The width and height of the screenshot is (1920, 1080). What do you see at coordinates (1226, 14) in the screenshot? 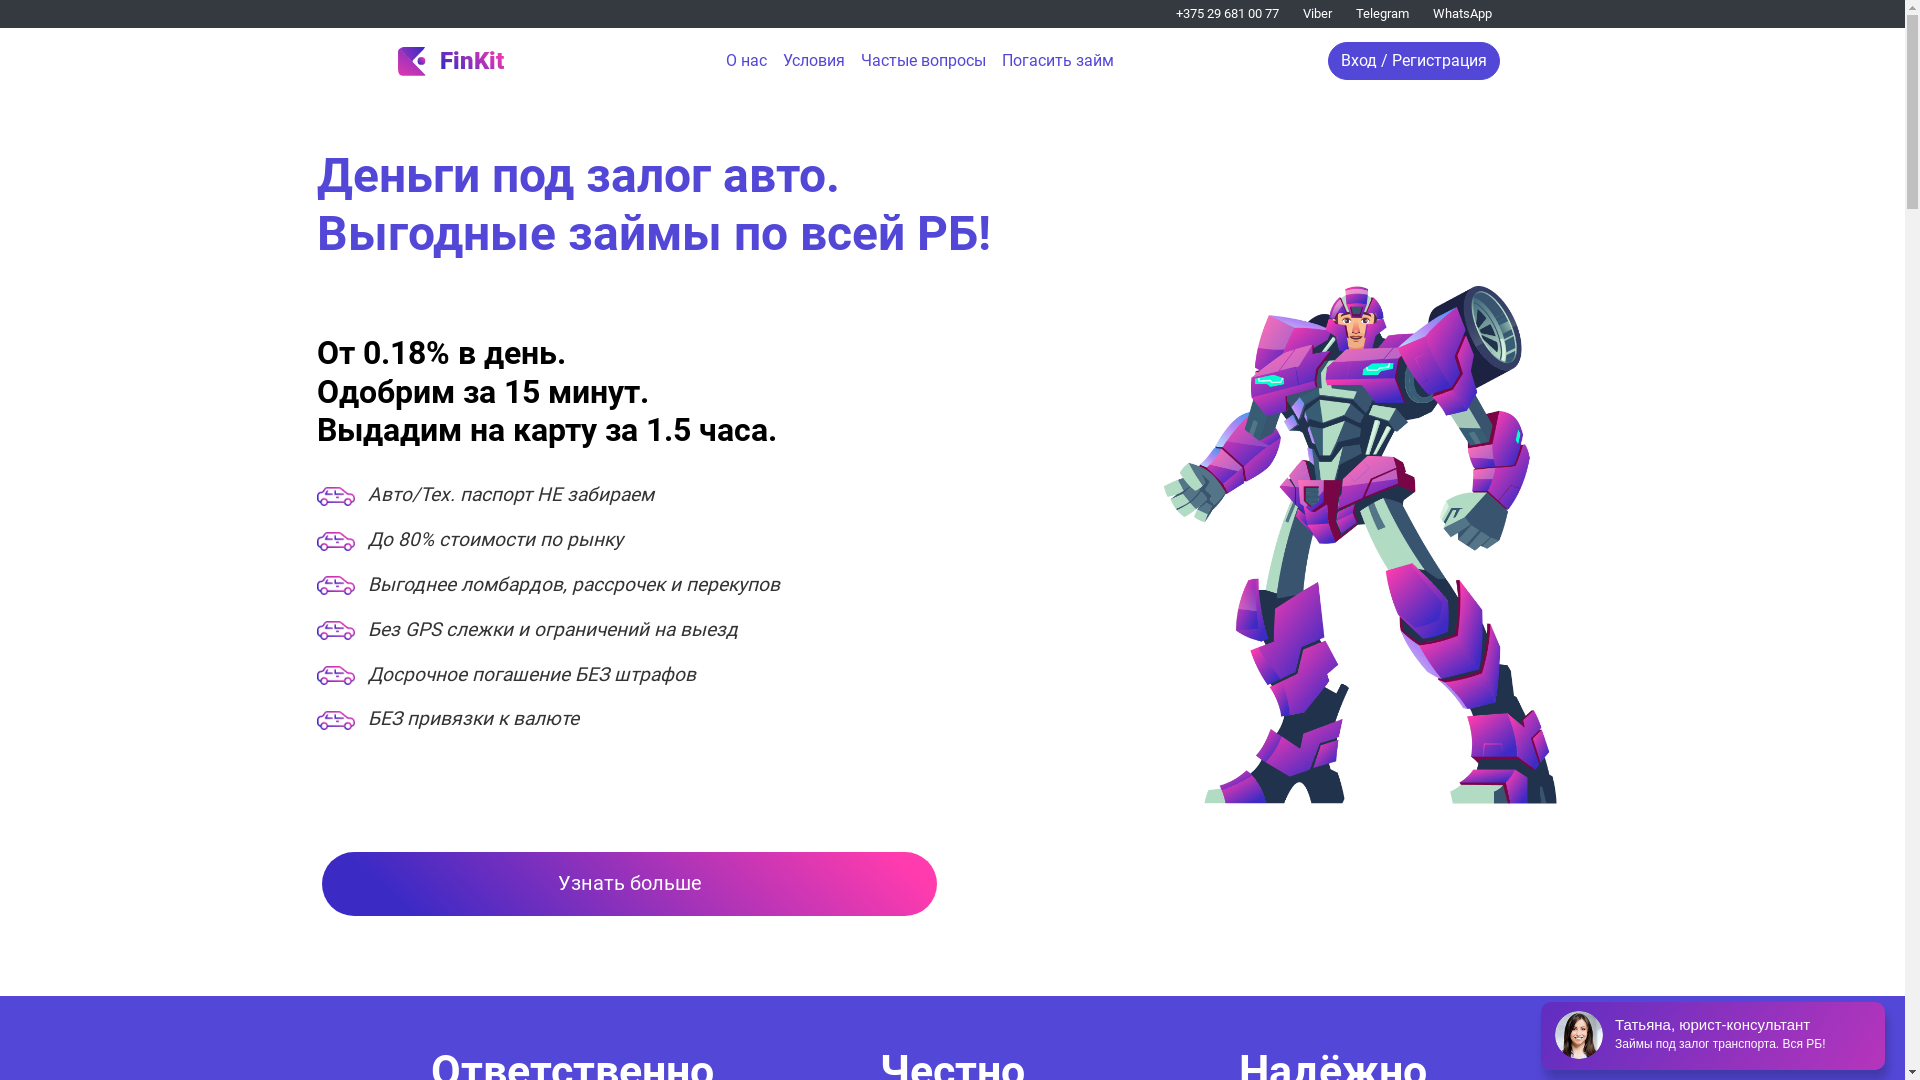
I see `'+375 29 681 00 77'` at bounding box center [1226, 14].